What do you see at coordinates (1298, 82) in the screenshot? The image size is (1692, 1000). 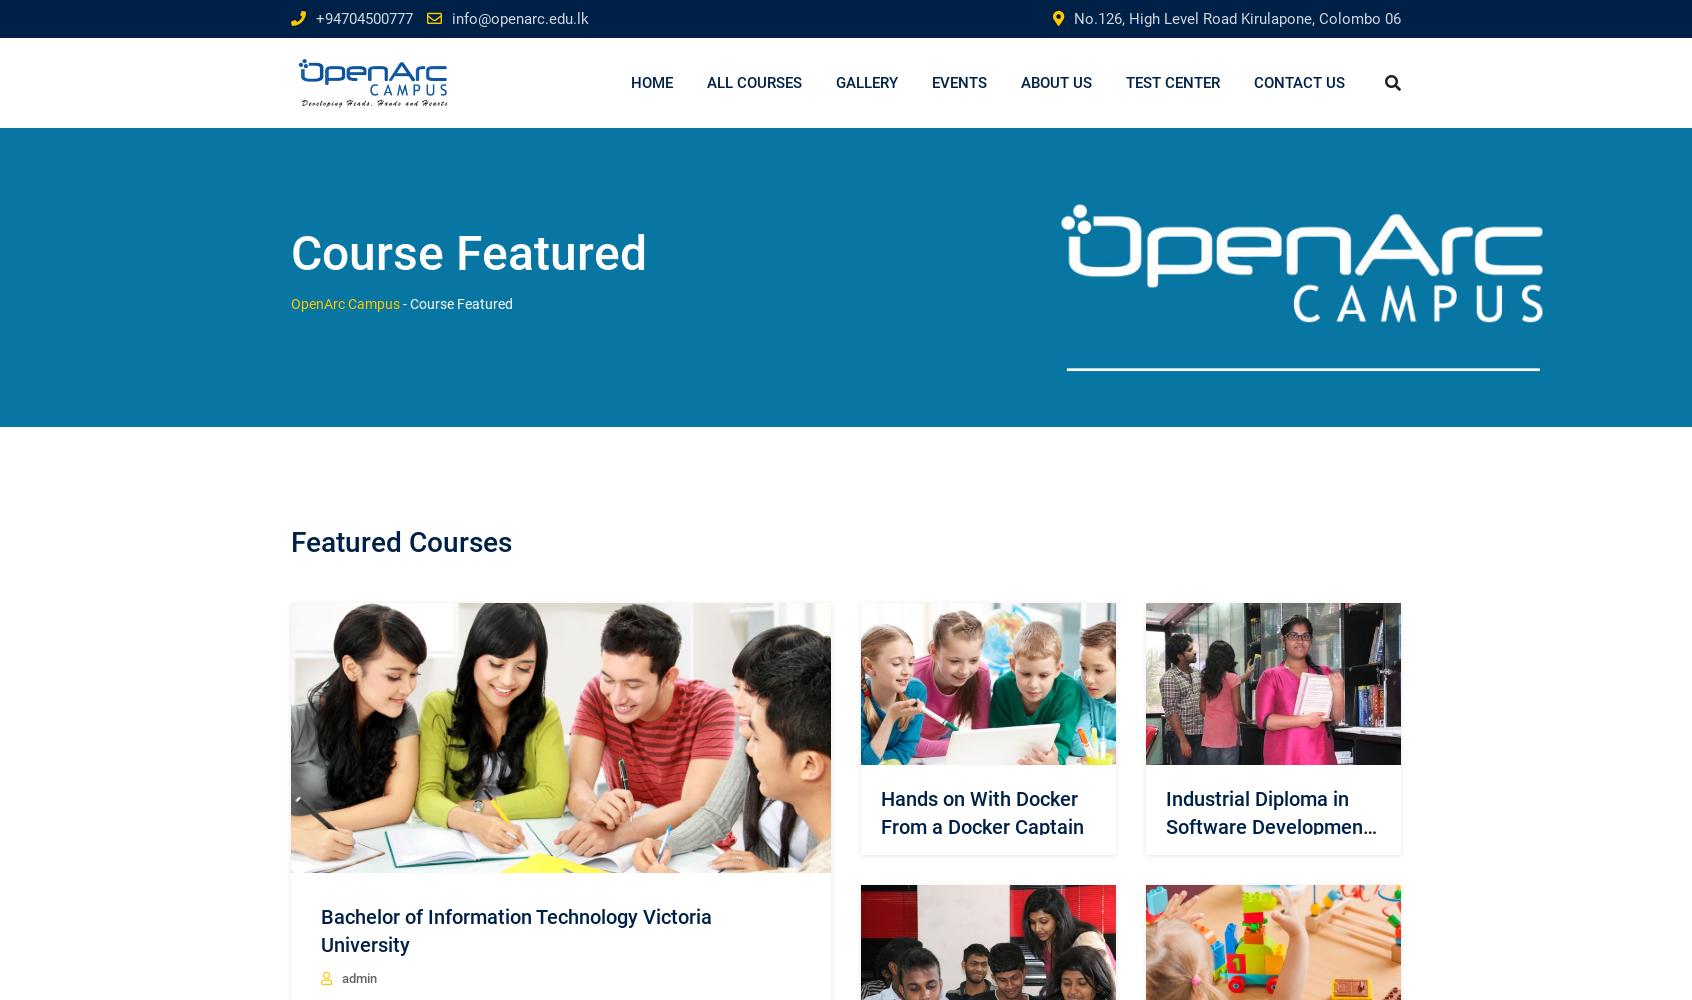 I see `'Contact Us'` at bounding box center [1298, 82].